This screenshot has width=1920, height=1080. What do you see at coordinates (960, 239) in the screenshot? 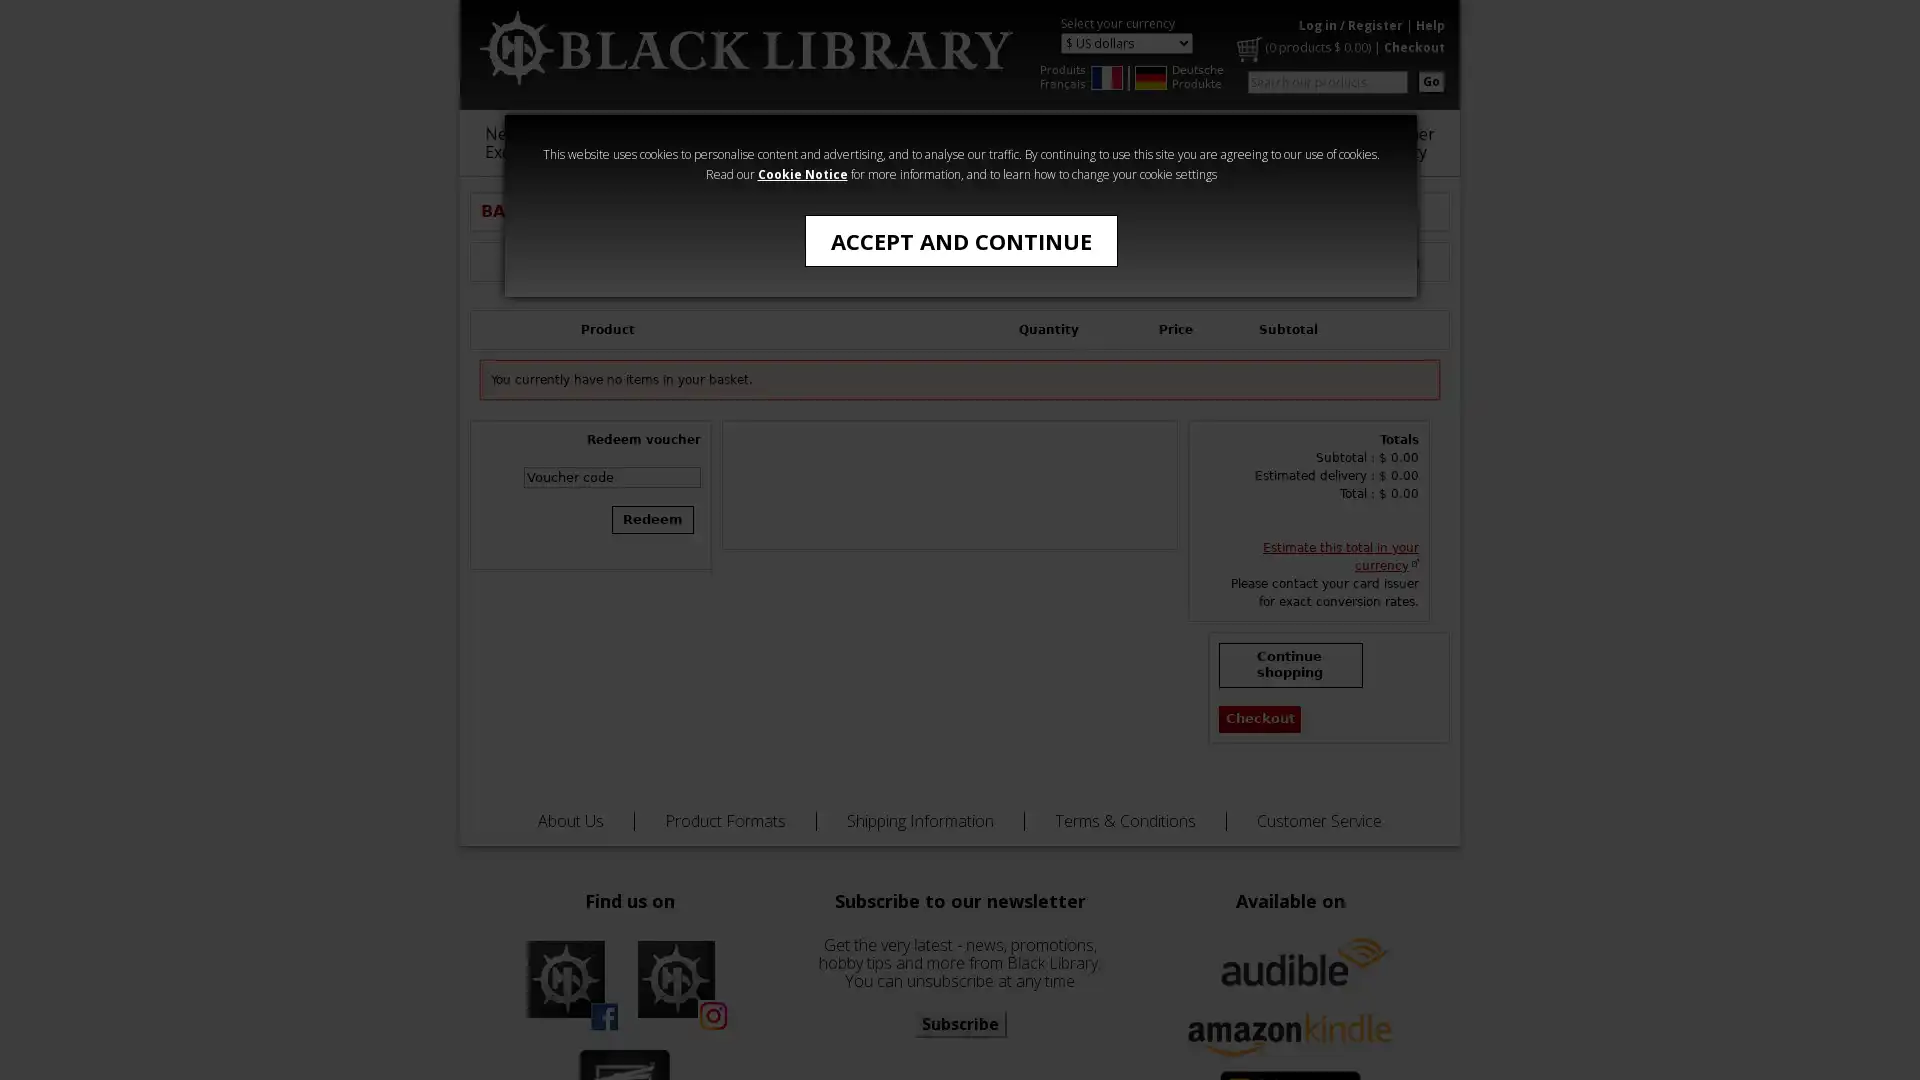
I see `ACCEPT AND CONTINUE` at bounding box center [960, 239].